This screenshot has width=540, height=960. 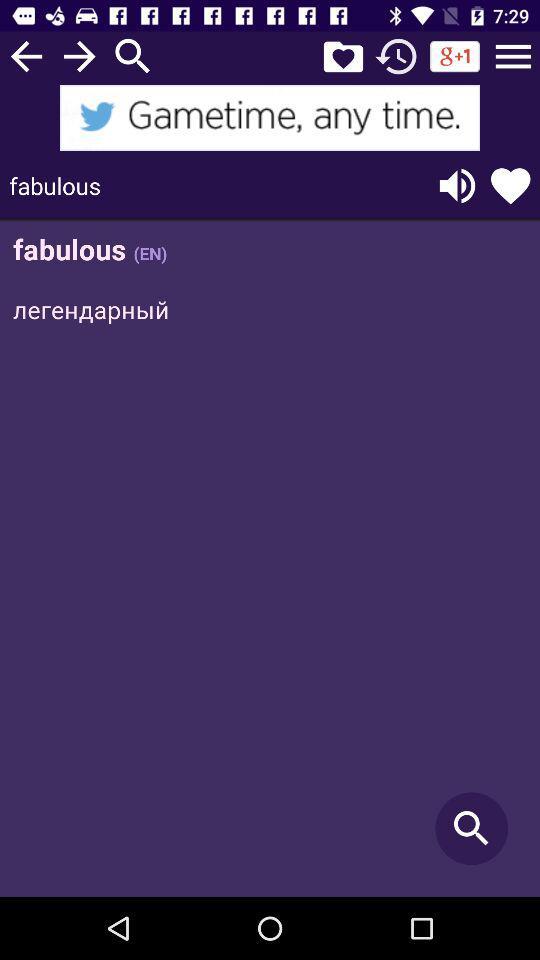 I want to click on the volume icon, so click(x=457, y=185).